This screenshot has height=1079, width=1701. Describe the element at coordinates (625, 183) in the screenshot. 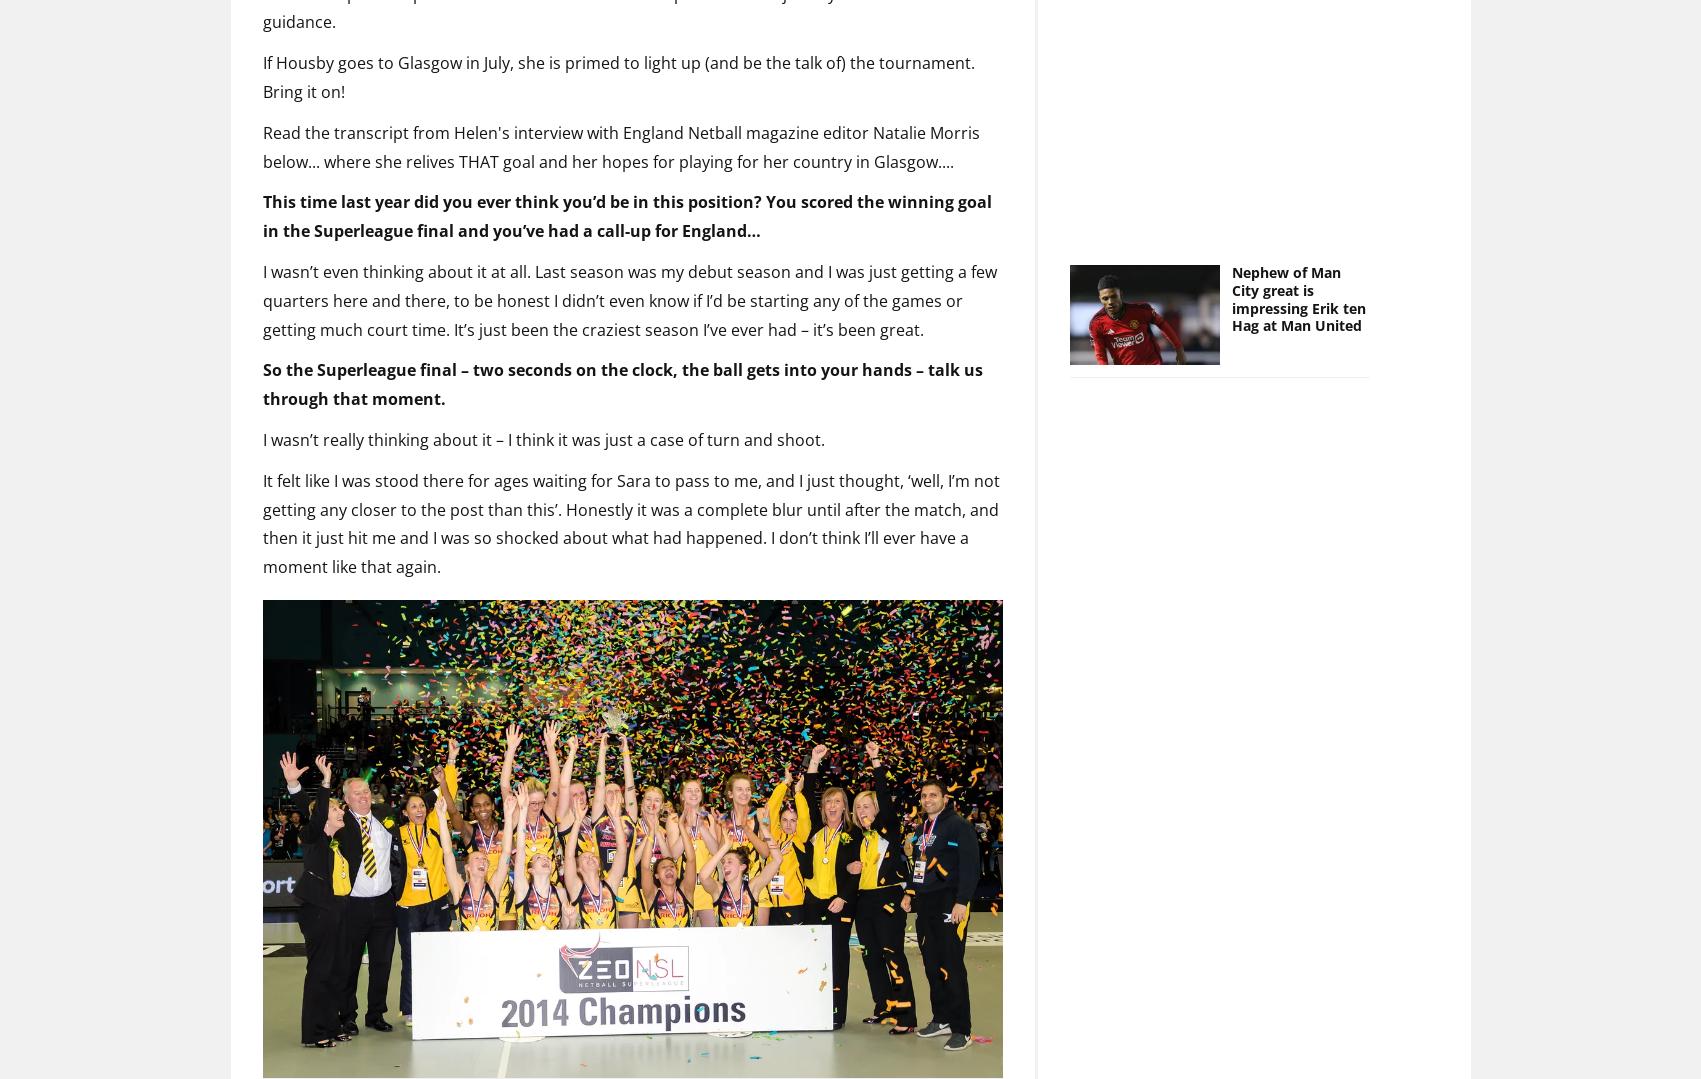

I see `'This time last year did you ever think you’d be in this position? You scored the winning goal in the Superleague final and you’ve had a call-up for England…'` at that location.